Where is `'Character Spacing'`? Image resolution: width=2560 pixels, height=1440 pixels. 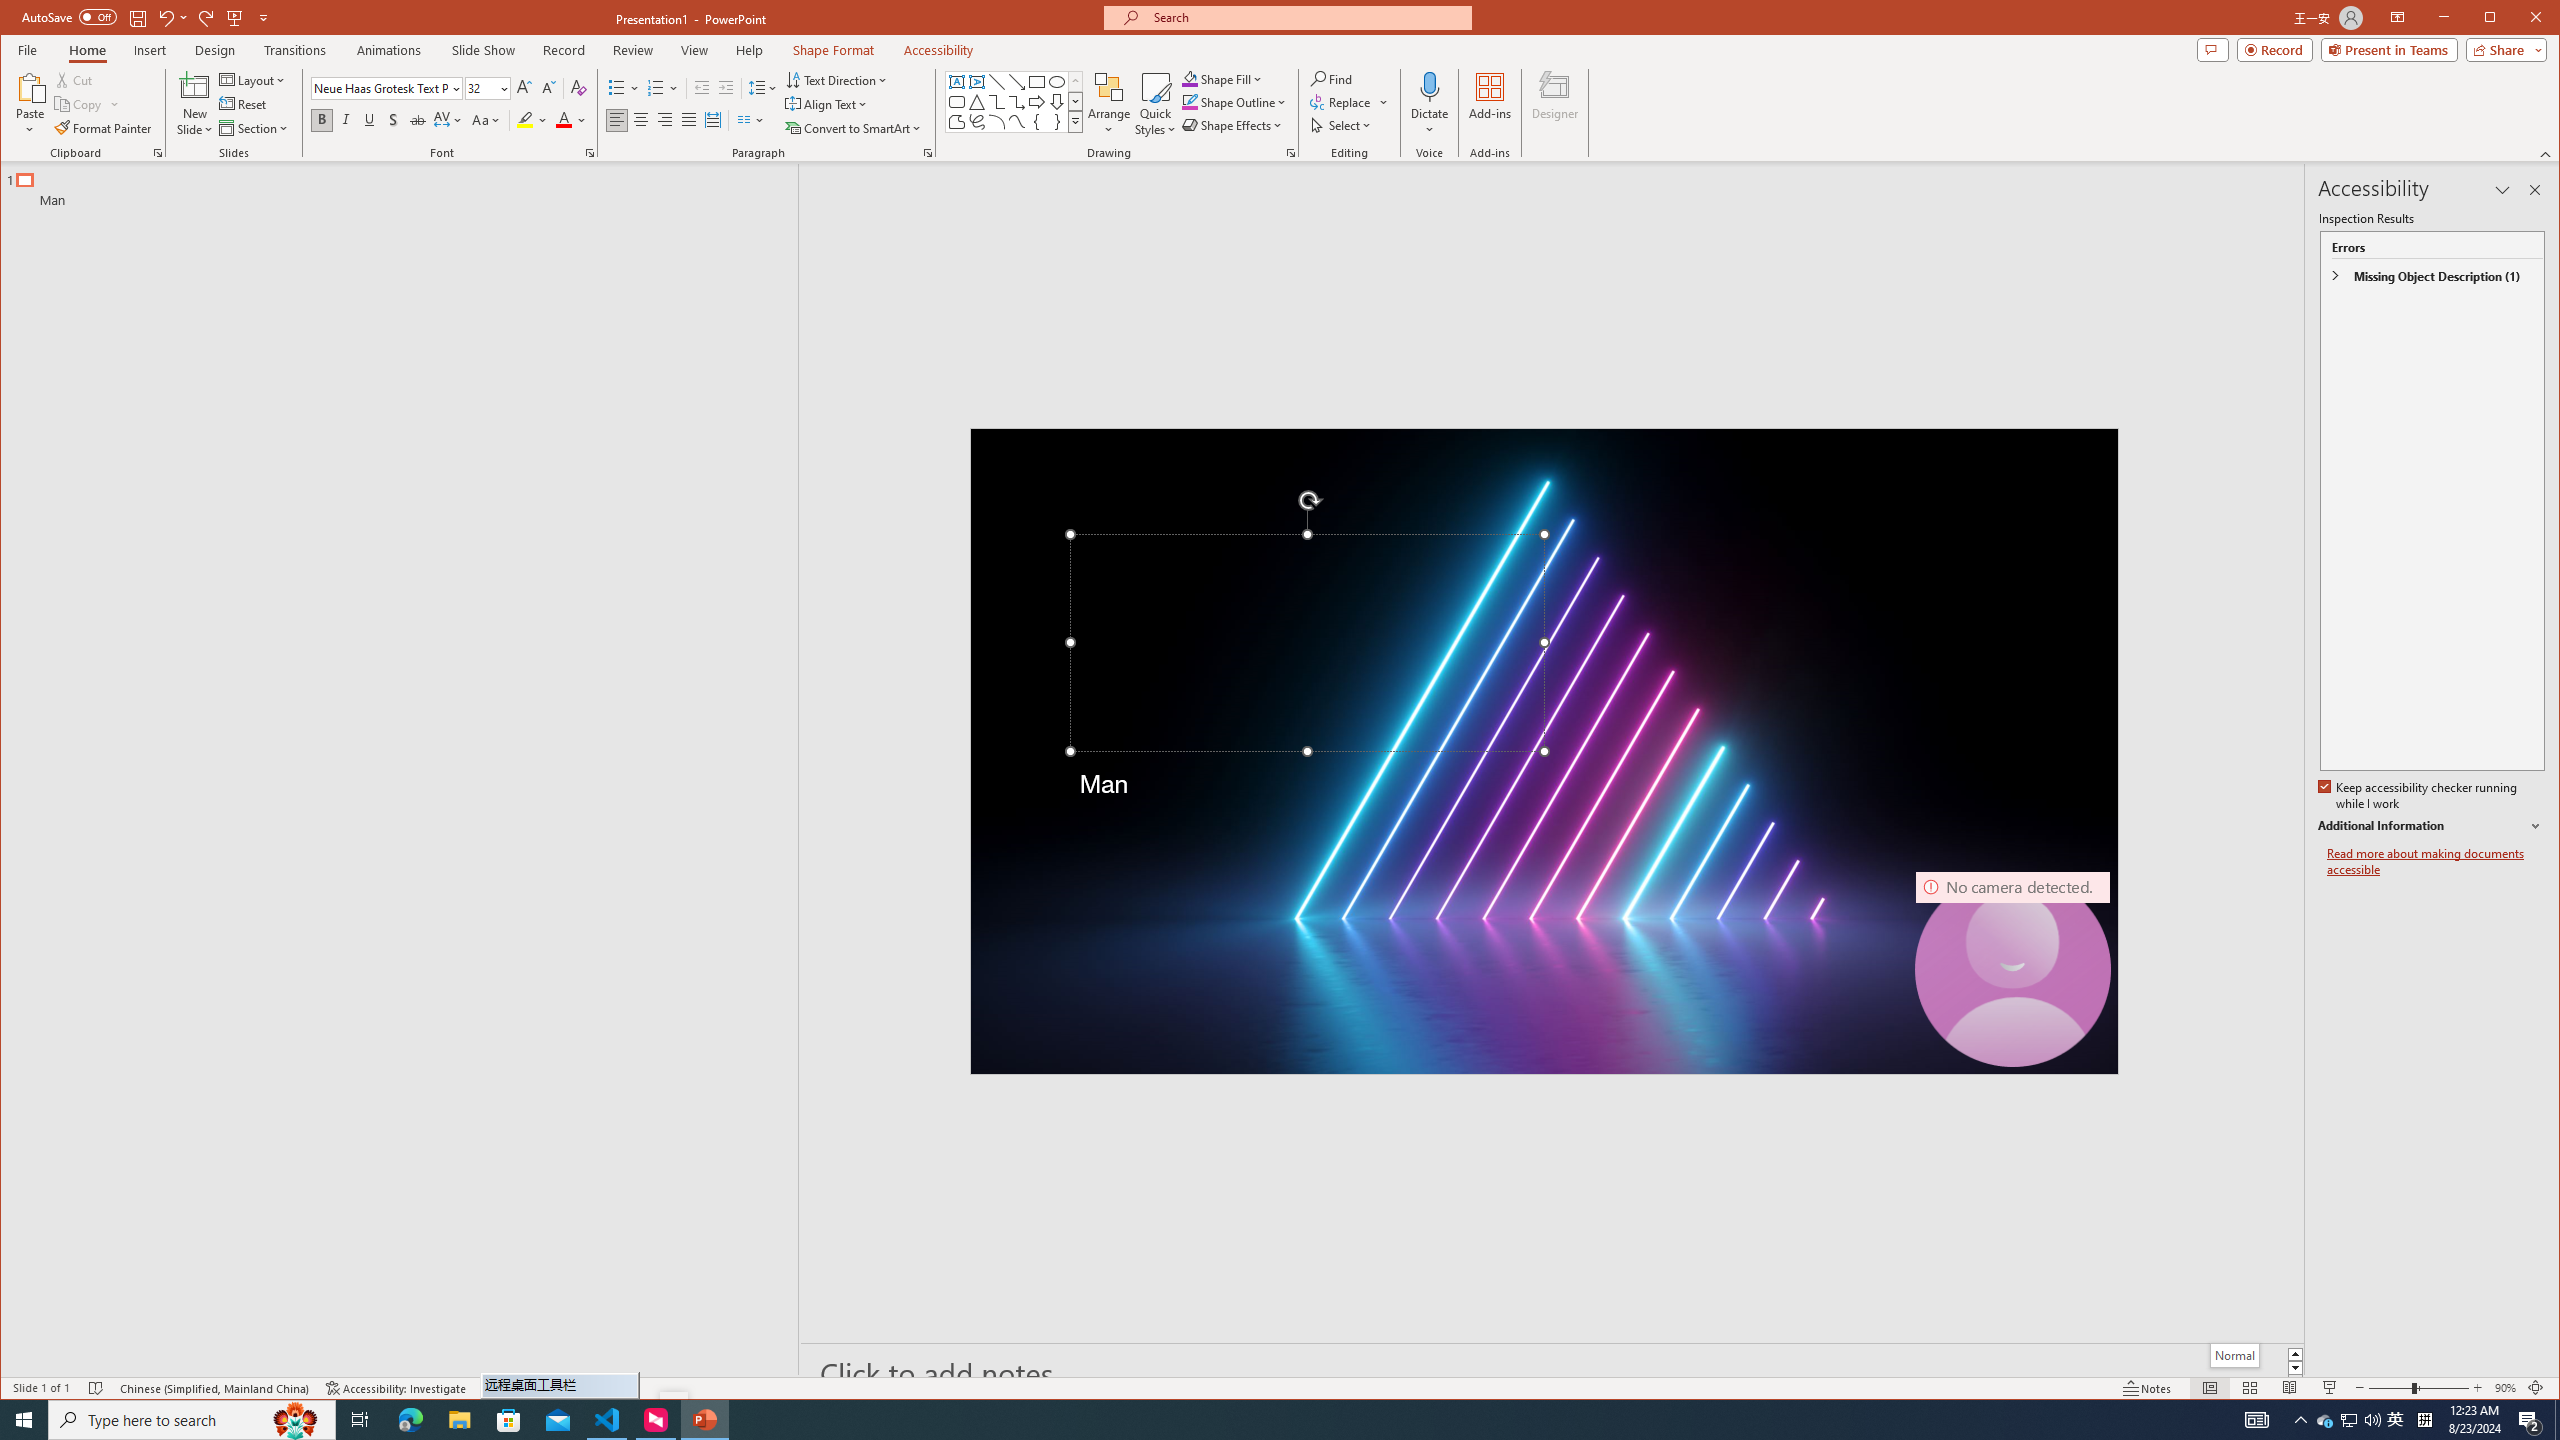
'Character Spacing' is located at coordinates (448, 119).